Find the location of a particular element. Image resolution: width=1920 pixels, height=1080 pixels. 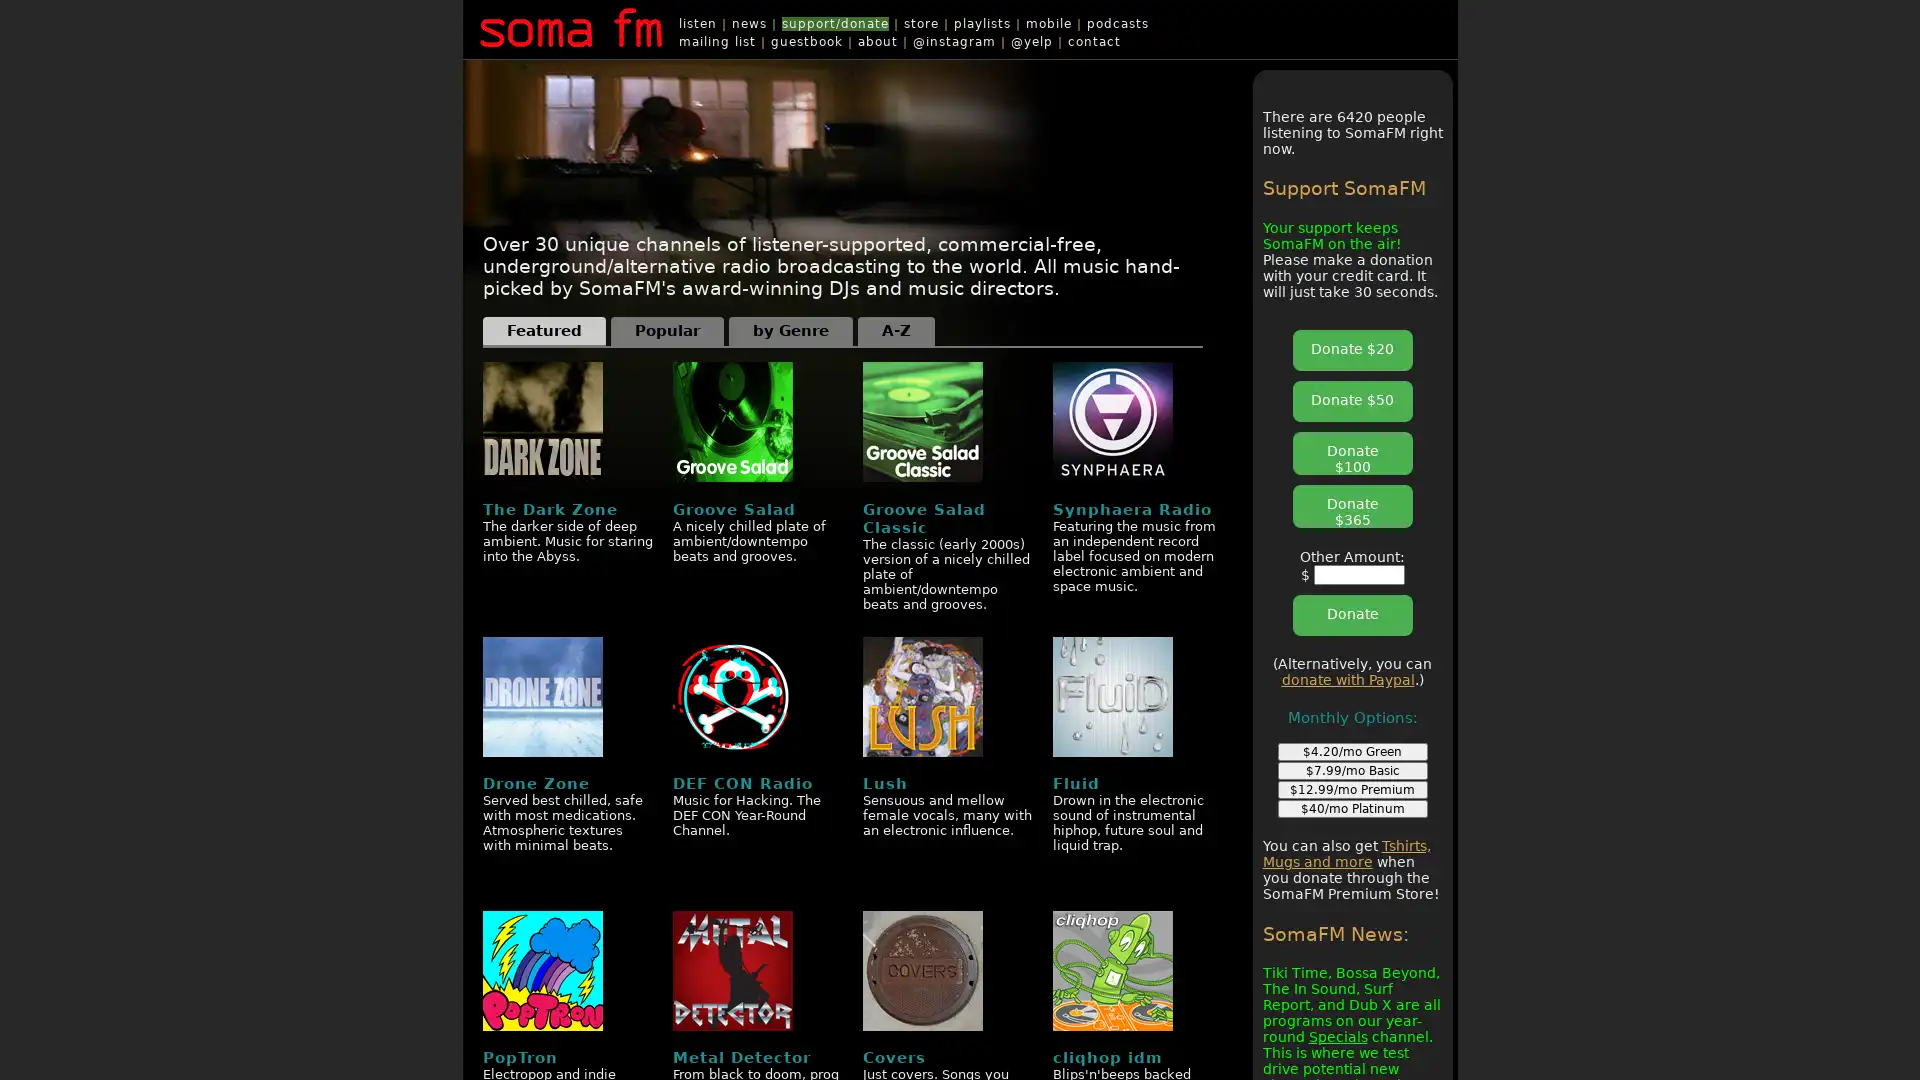

Donate $365 is located at coordinates (1352, 505).